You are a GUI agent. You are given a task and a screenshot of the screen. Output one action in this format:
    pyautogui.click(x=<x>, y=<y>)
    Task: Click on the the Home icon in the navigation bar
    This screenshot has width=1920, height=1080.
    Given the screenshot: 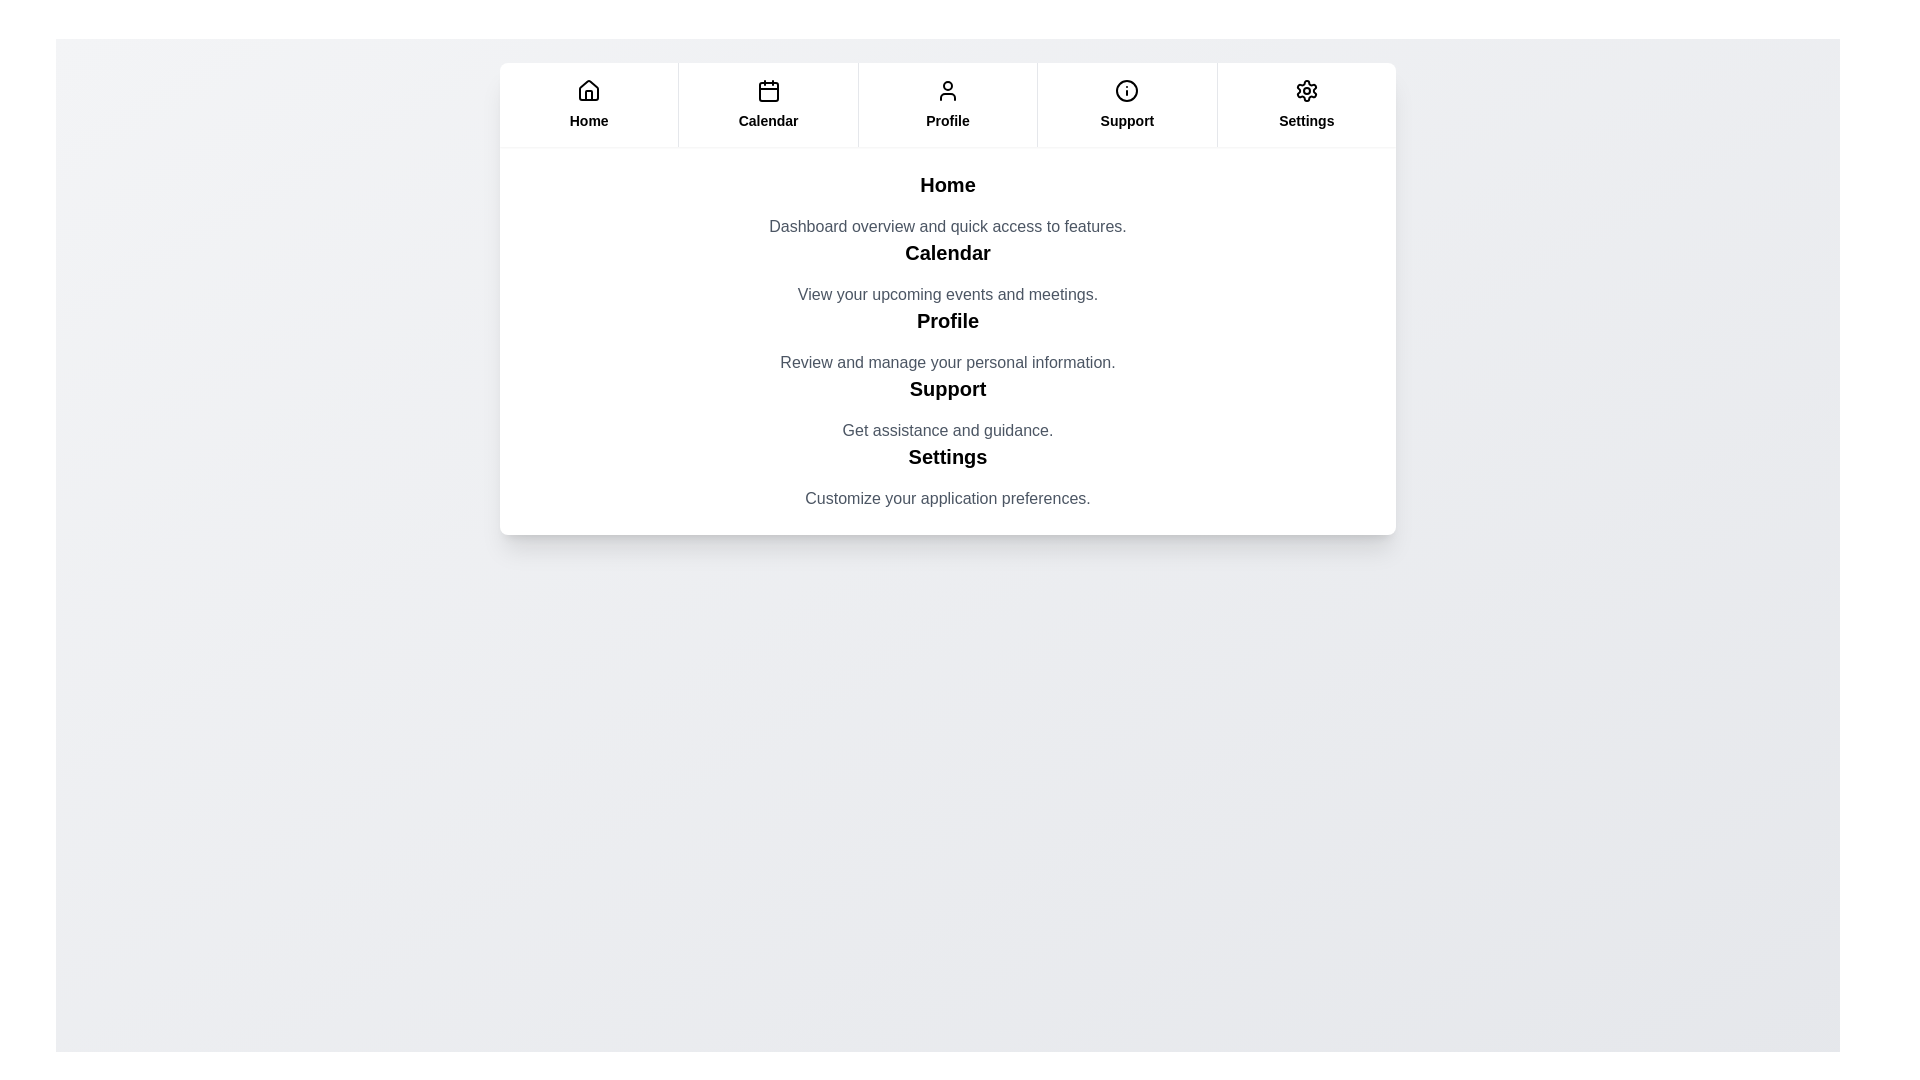 What is the action you would take?
    pyautogui.click(x=588, y=91)
    